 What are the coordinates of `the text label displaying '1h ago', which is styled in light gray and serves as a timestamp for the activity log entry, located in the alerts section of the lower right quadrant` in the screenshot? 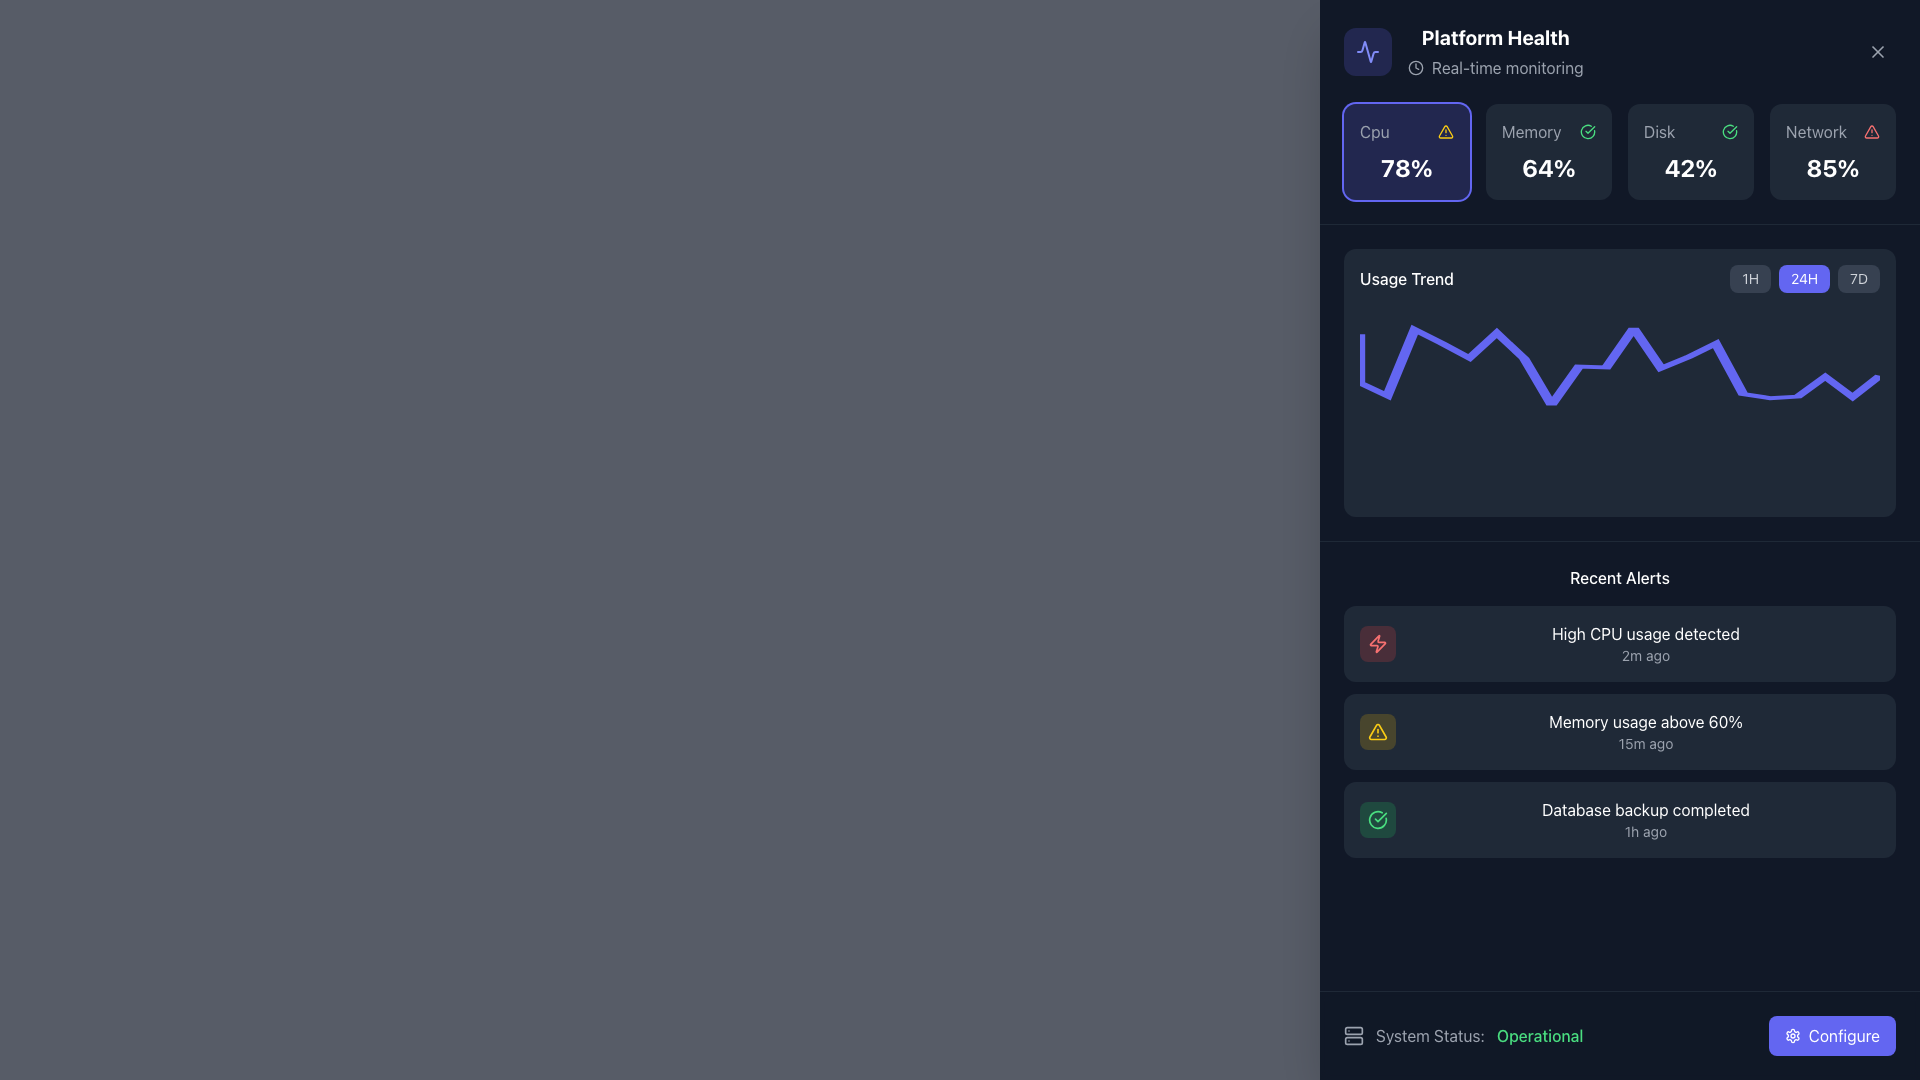 It's located at (1646, 832).